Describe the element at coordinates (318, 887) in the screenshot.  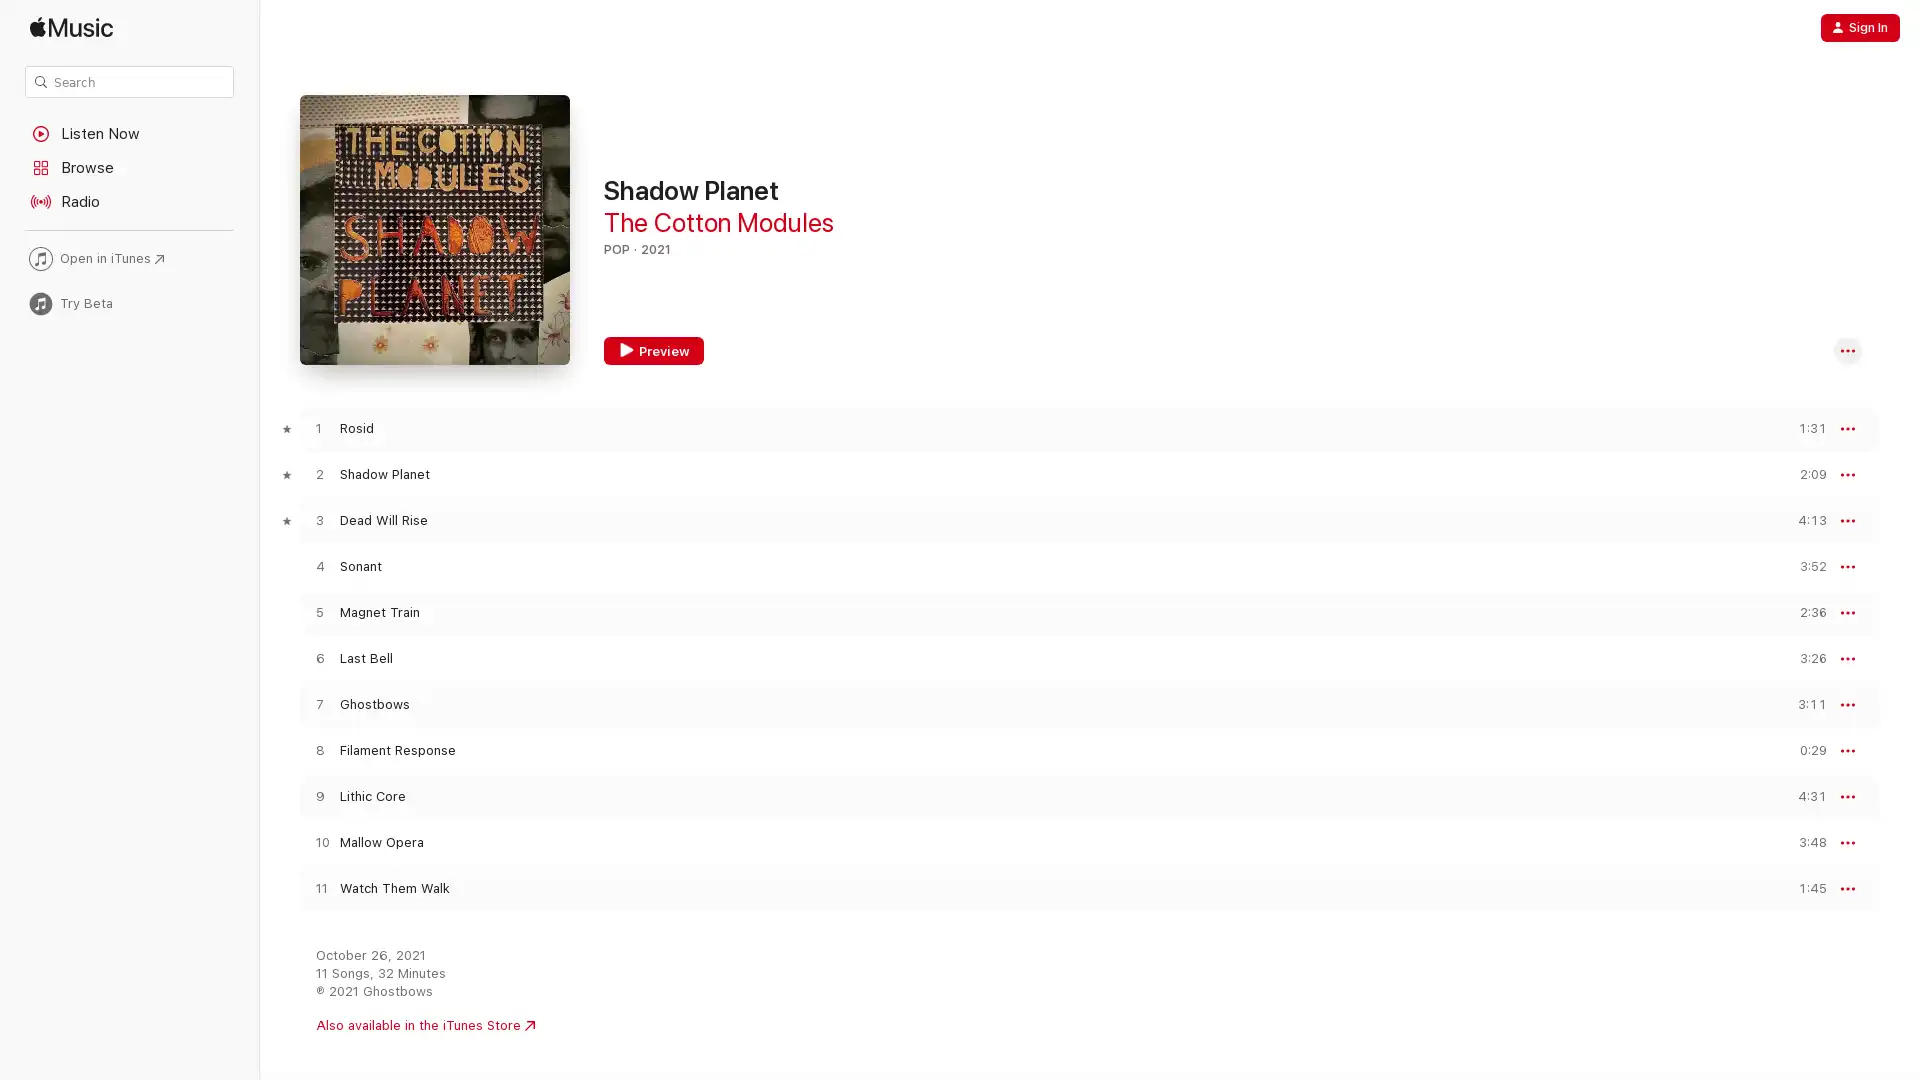
I see `Play` at that location.